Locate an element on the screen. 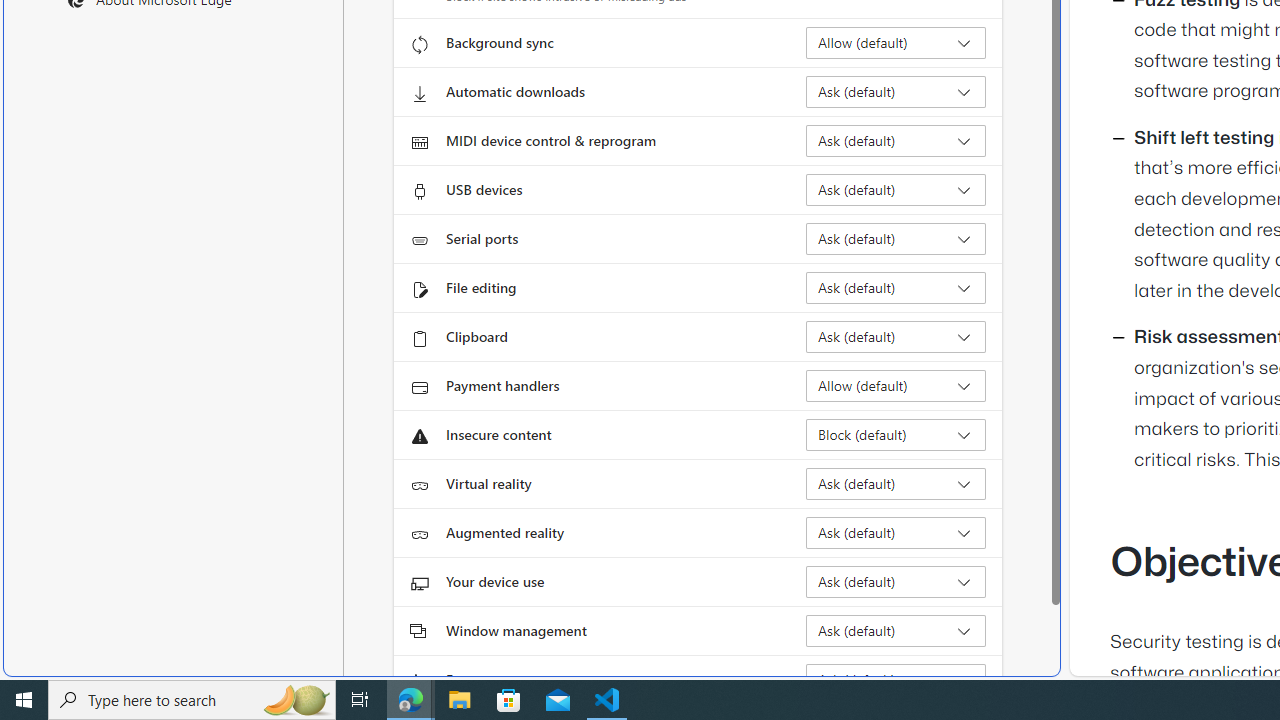 This screenshot has width=1280, height=720. 'File editing Ask (default)' is located at coordinates (895, 288).